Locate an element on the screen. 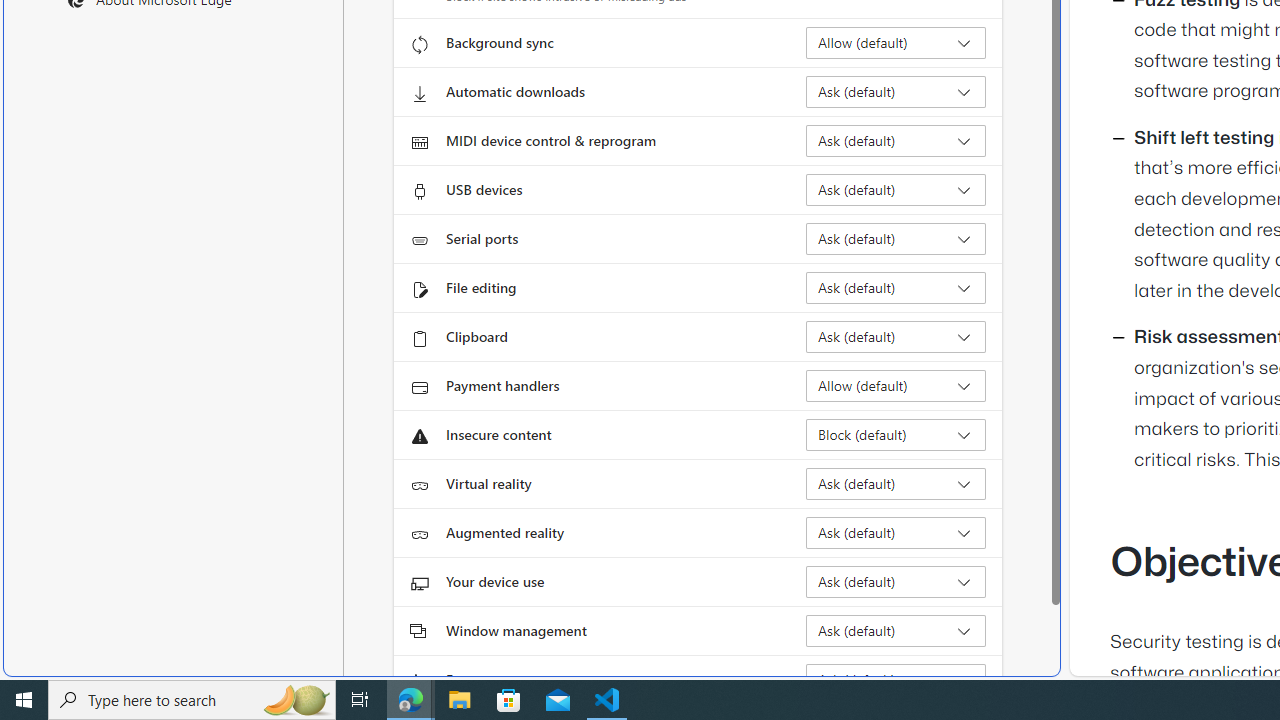 This screenshot has width=1280, height=720. 'File editing Ask (default)' is located at coordinates (895, 288).